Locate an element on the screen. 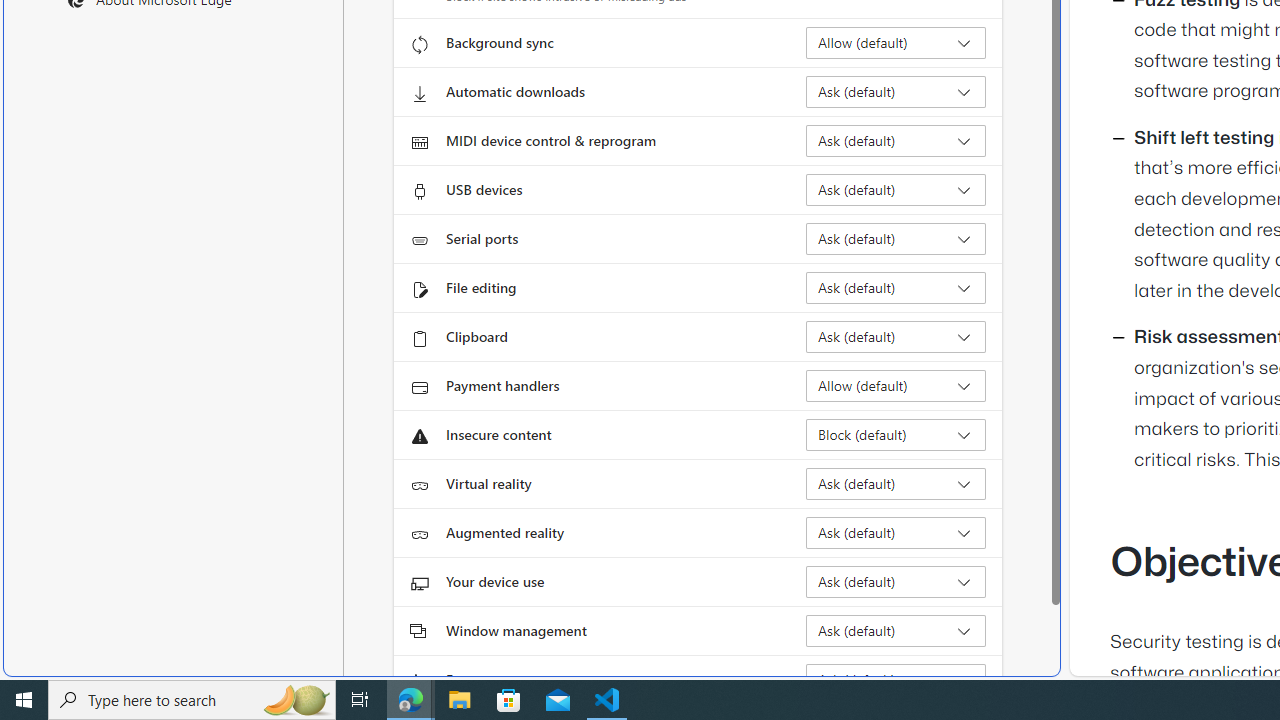 This screenshot has width=1280, height=720. 'File editing Ask (default)' is located at coordinates (895, 288).